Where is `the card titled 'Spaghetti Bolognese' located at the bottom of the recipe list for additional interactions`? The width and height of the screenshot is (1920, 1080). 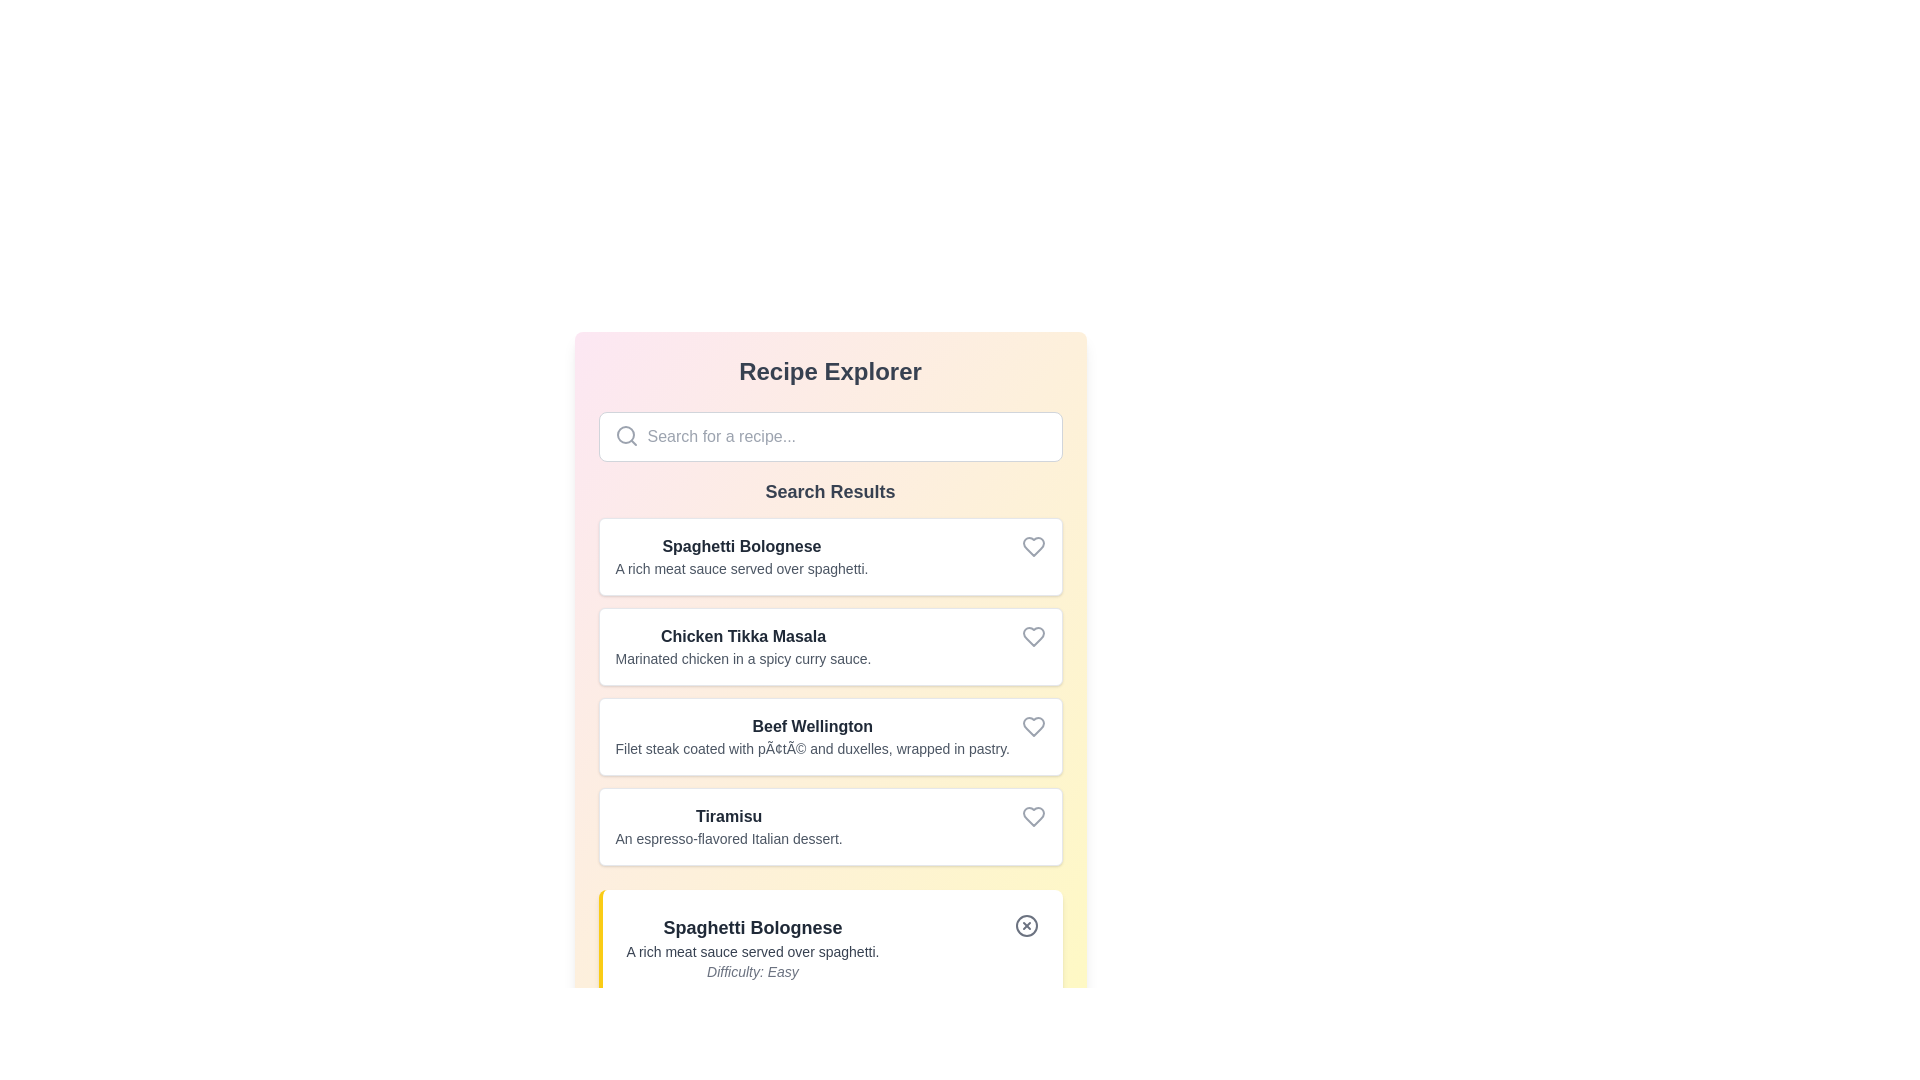
the card titled 'Spaghetti Bolognese' located at the bottom of the recipe list for additional interactions is located at coordinates (832, 947).